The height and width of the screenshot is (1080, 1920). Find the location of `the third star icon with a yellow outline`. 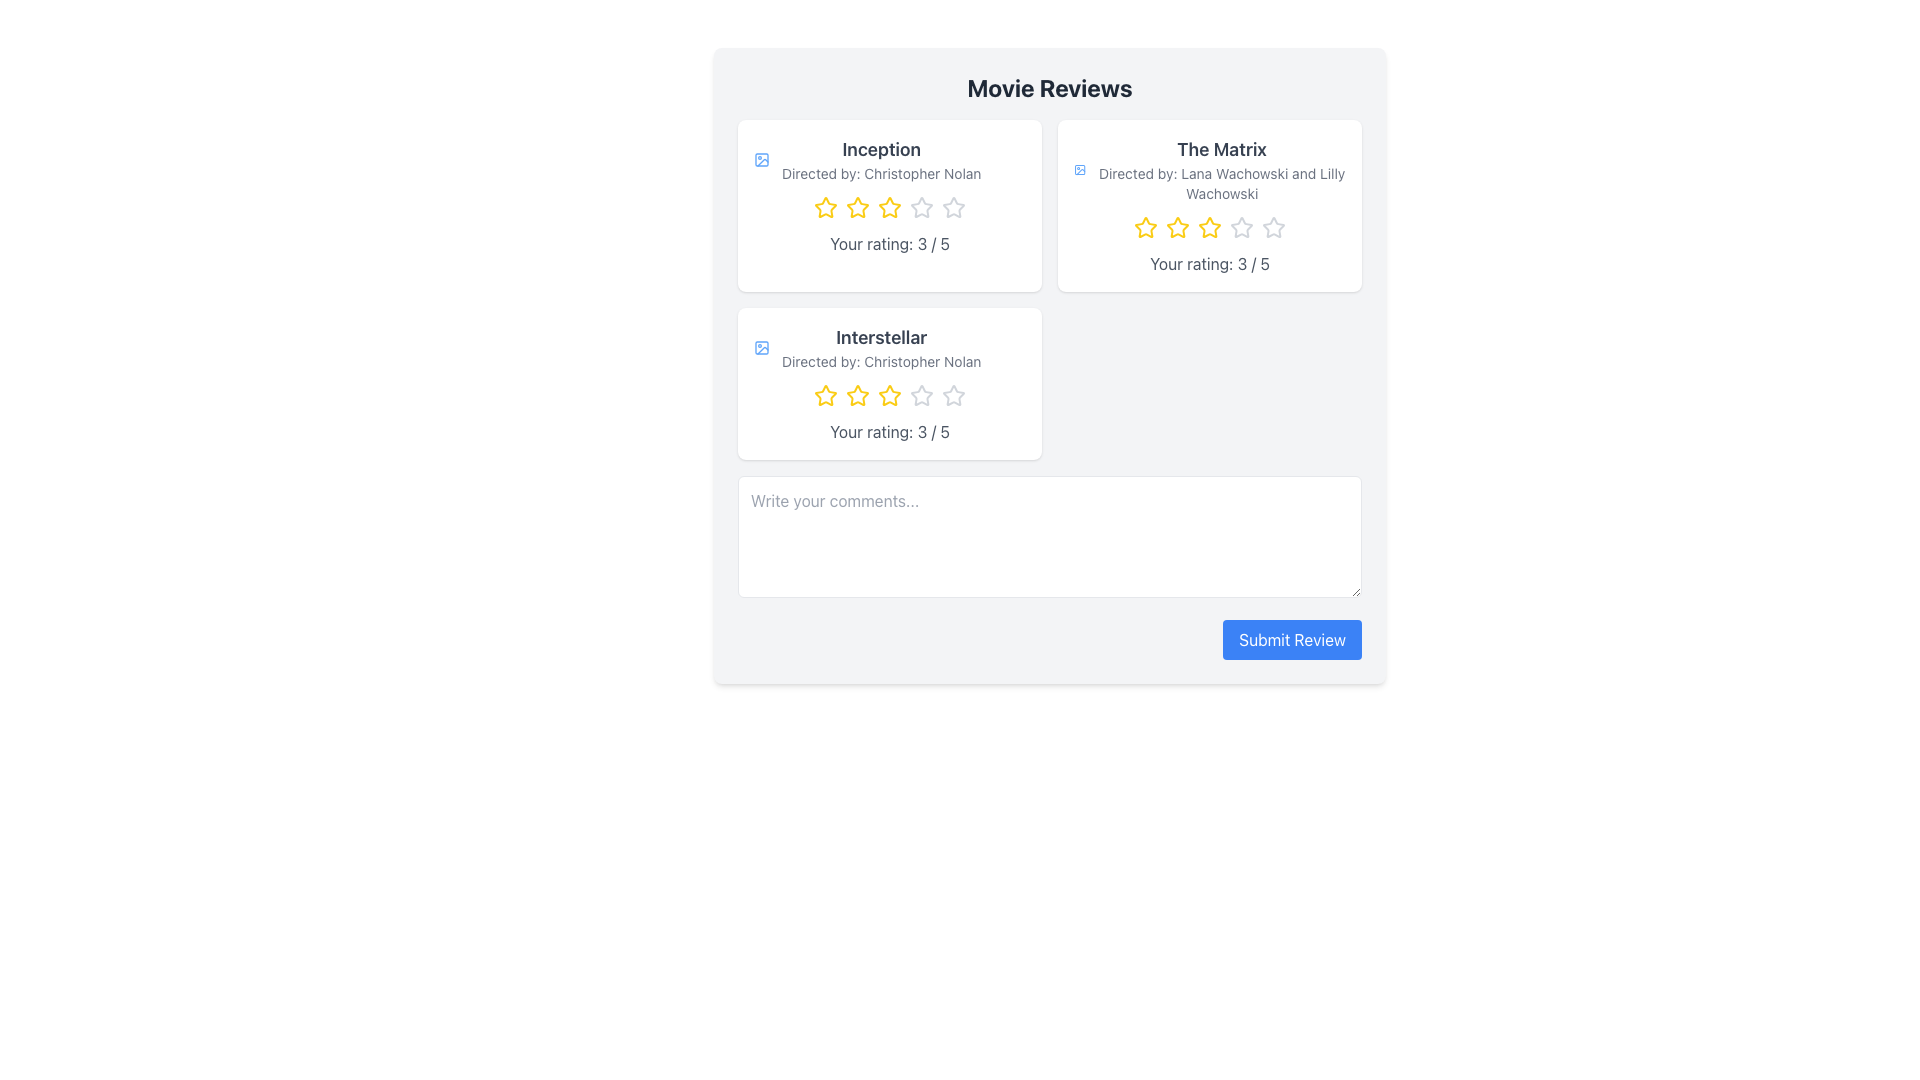

the third star icon with a yellow outline is located at coordinates (888, 208).